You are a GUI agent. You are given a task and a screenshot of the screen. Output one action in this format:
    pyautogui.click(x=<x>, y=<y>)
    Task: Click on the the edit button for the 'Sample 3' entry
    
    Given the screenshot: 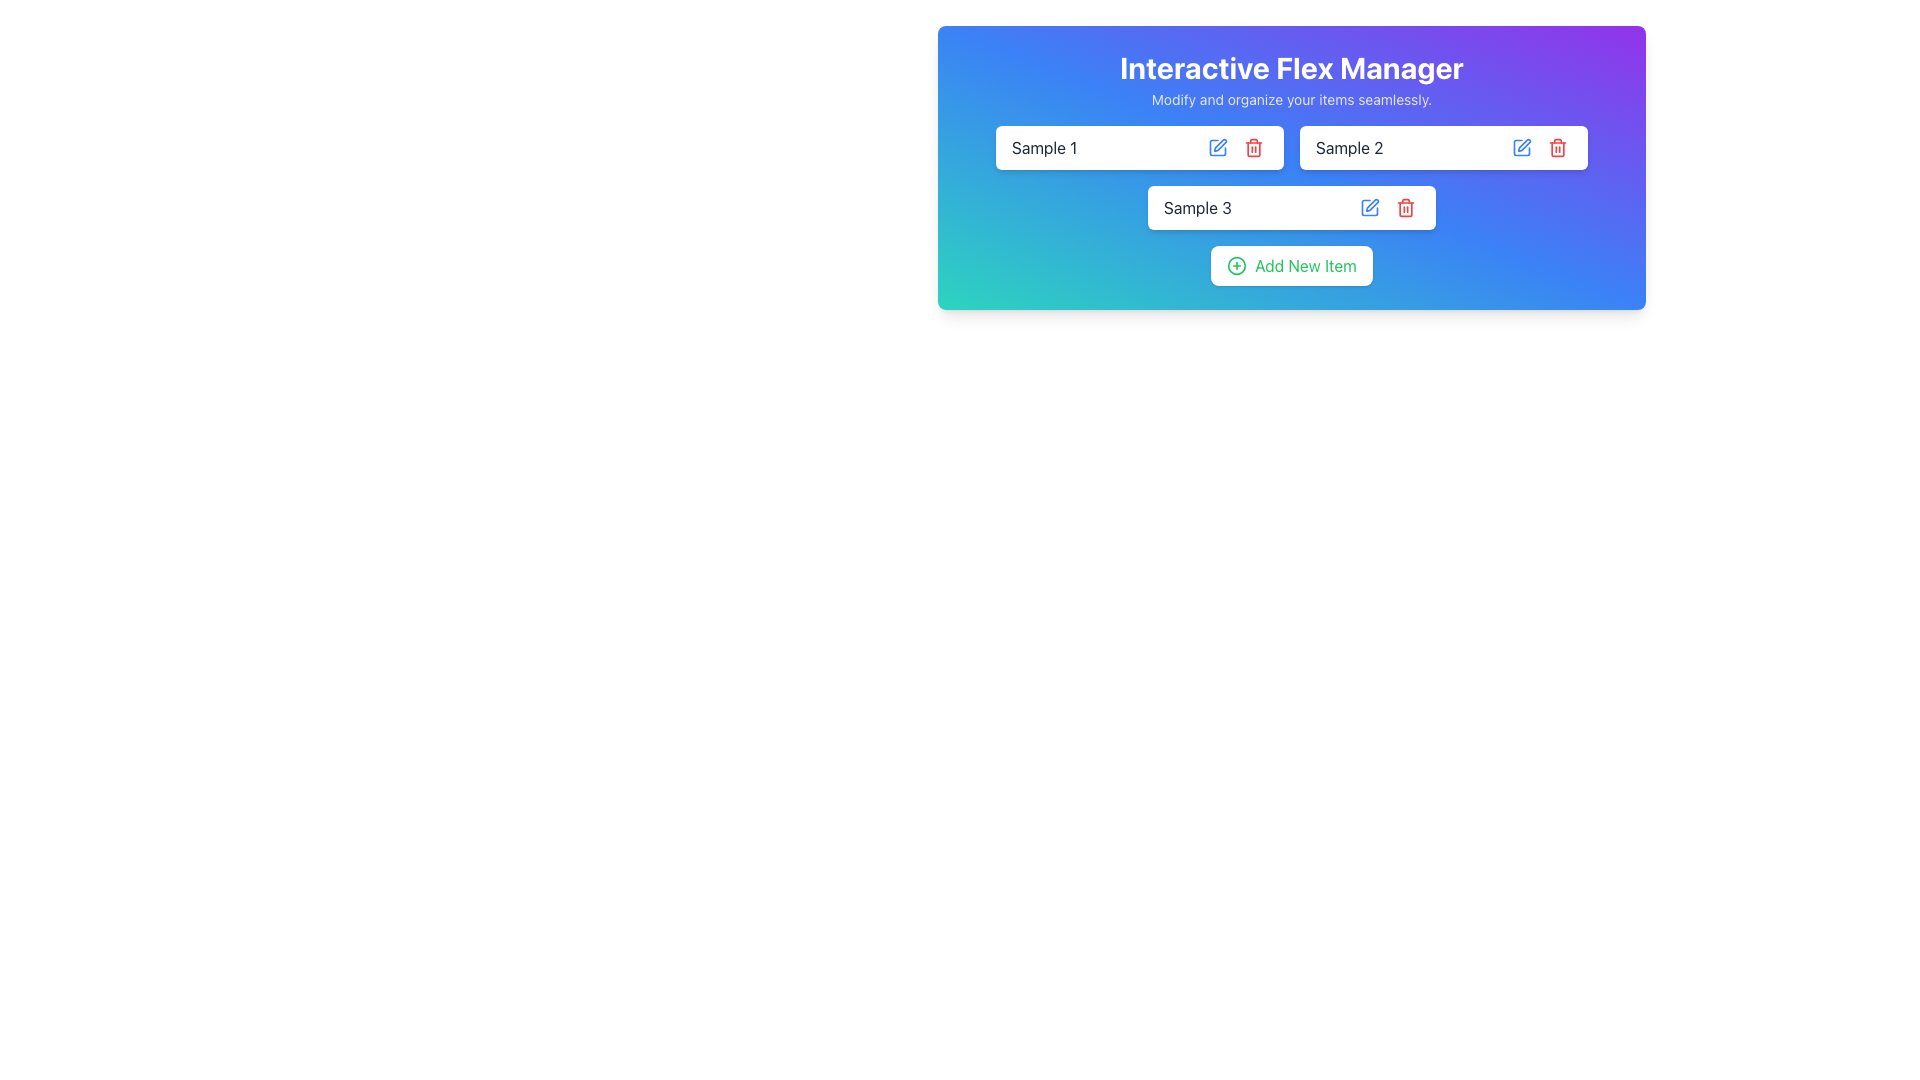 What is the action you would take?
    pyautogui.click(x=1368, y=208)
    